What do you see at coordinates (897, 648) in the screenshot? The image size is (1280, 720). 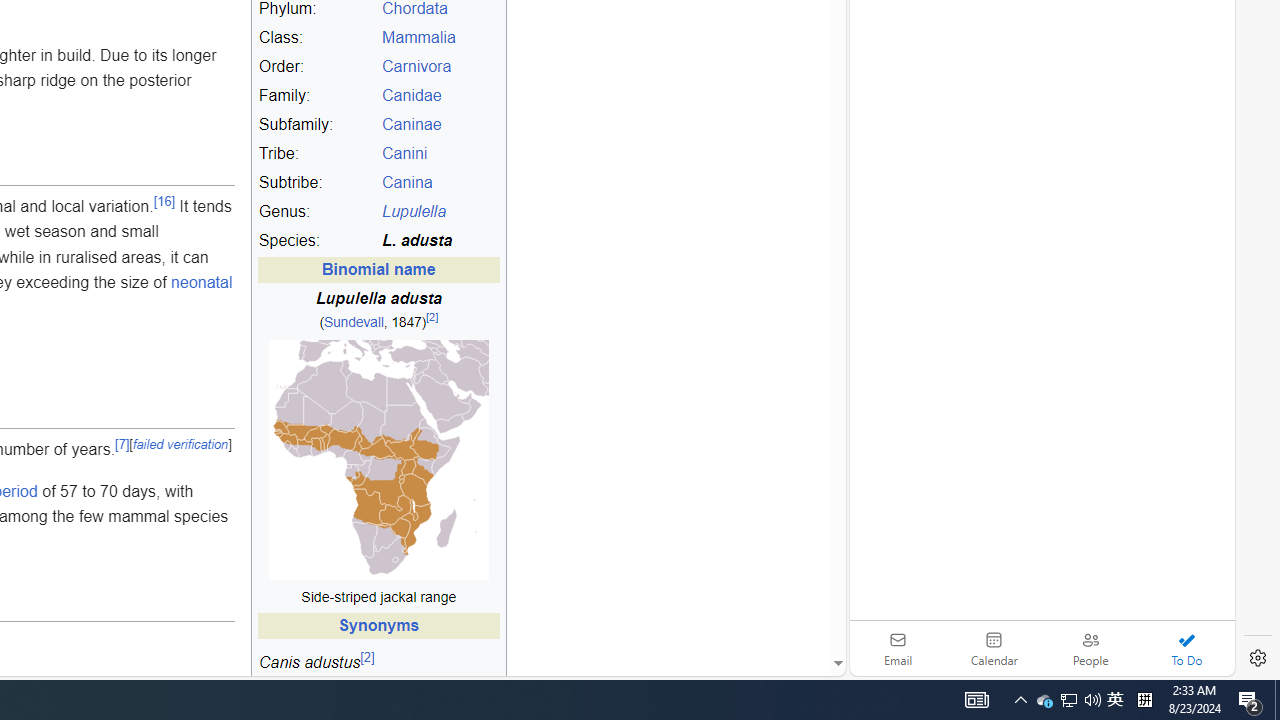 I see `'Email'` at bounding box center [897, 648].